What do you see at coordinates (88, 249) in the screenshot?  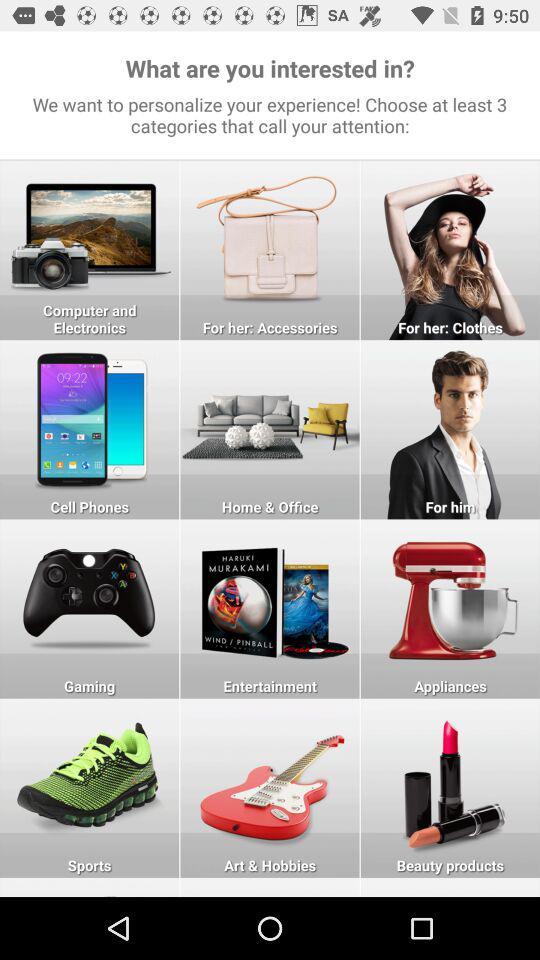 I see `choose the selection` at bounding box center [88, 249].